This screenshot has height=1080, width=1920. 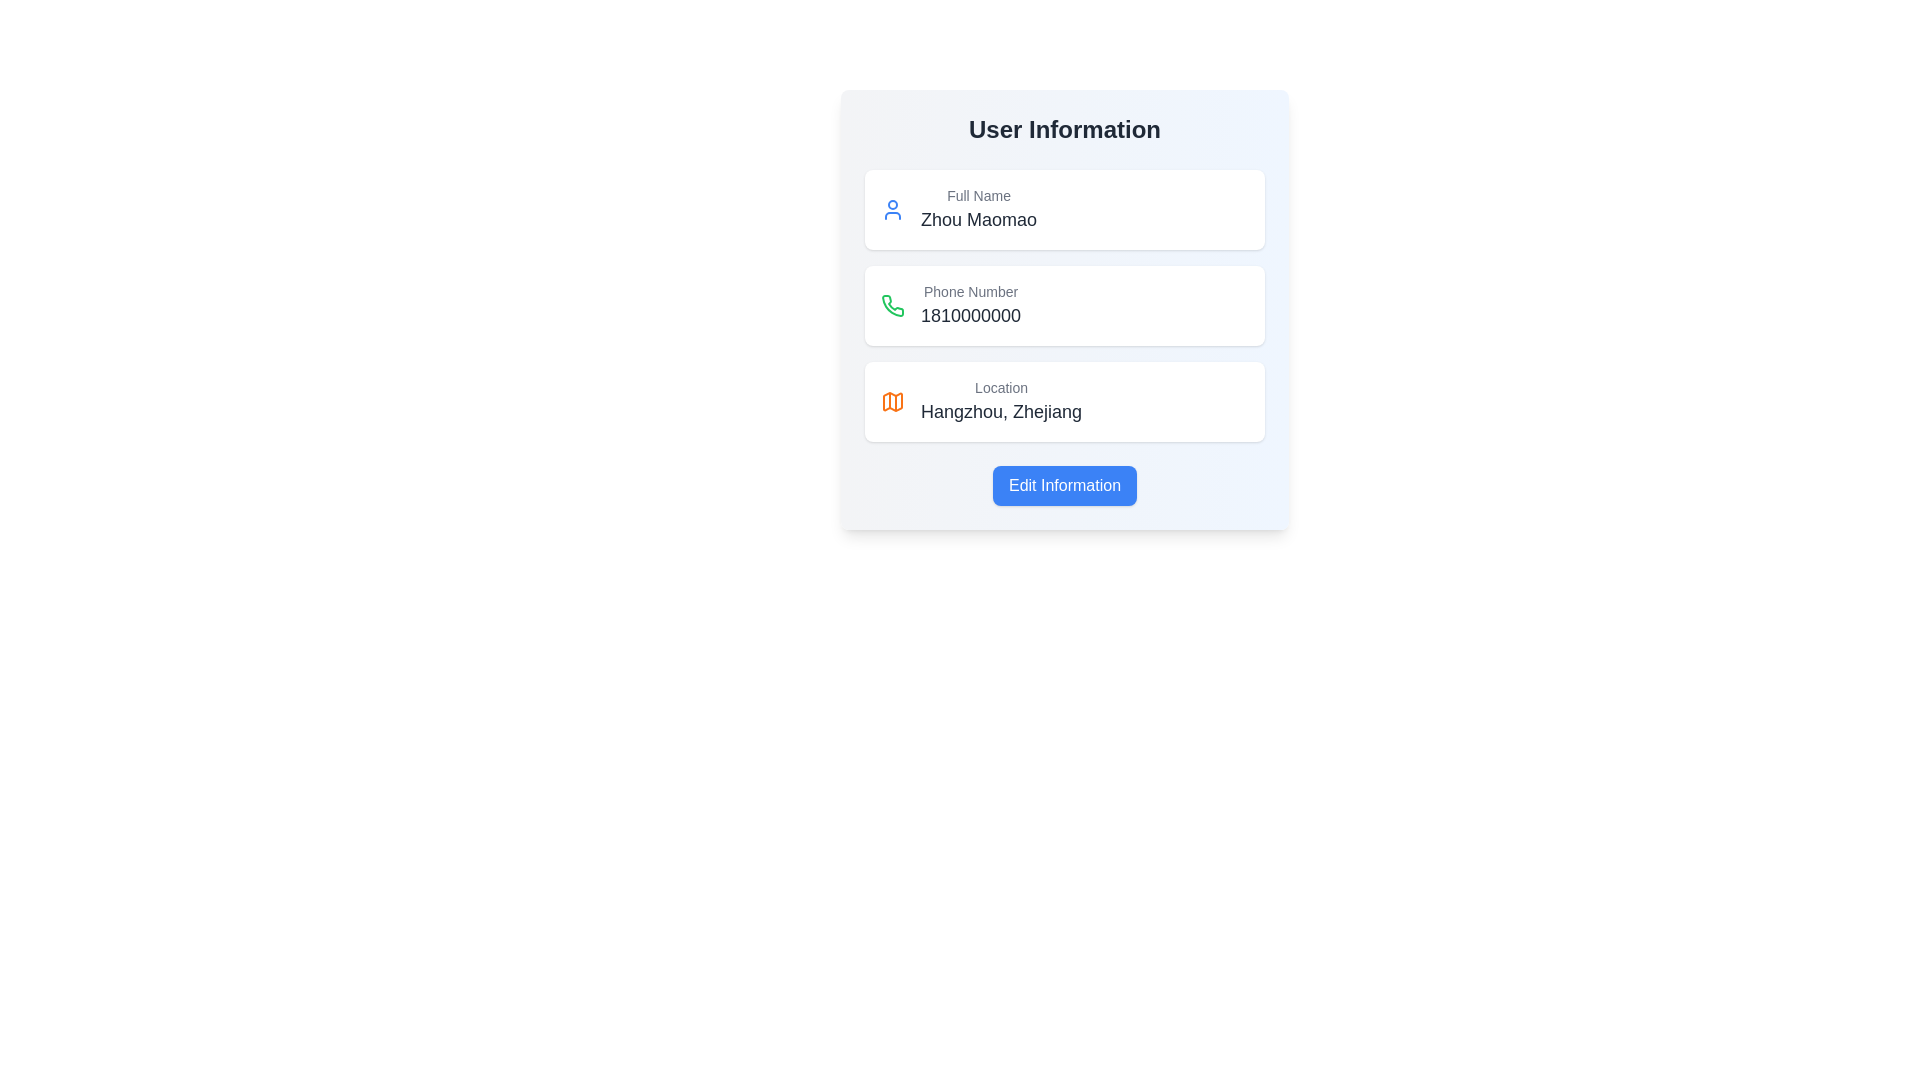 What do you see at coordinates (1064, 130) in the screenshot?
I see `the text label or heading at the top of the user details card, which serves as a title indicating the section's content` at bounding box center [1064, 130].